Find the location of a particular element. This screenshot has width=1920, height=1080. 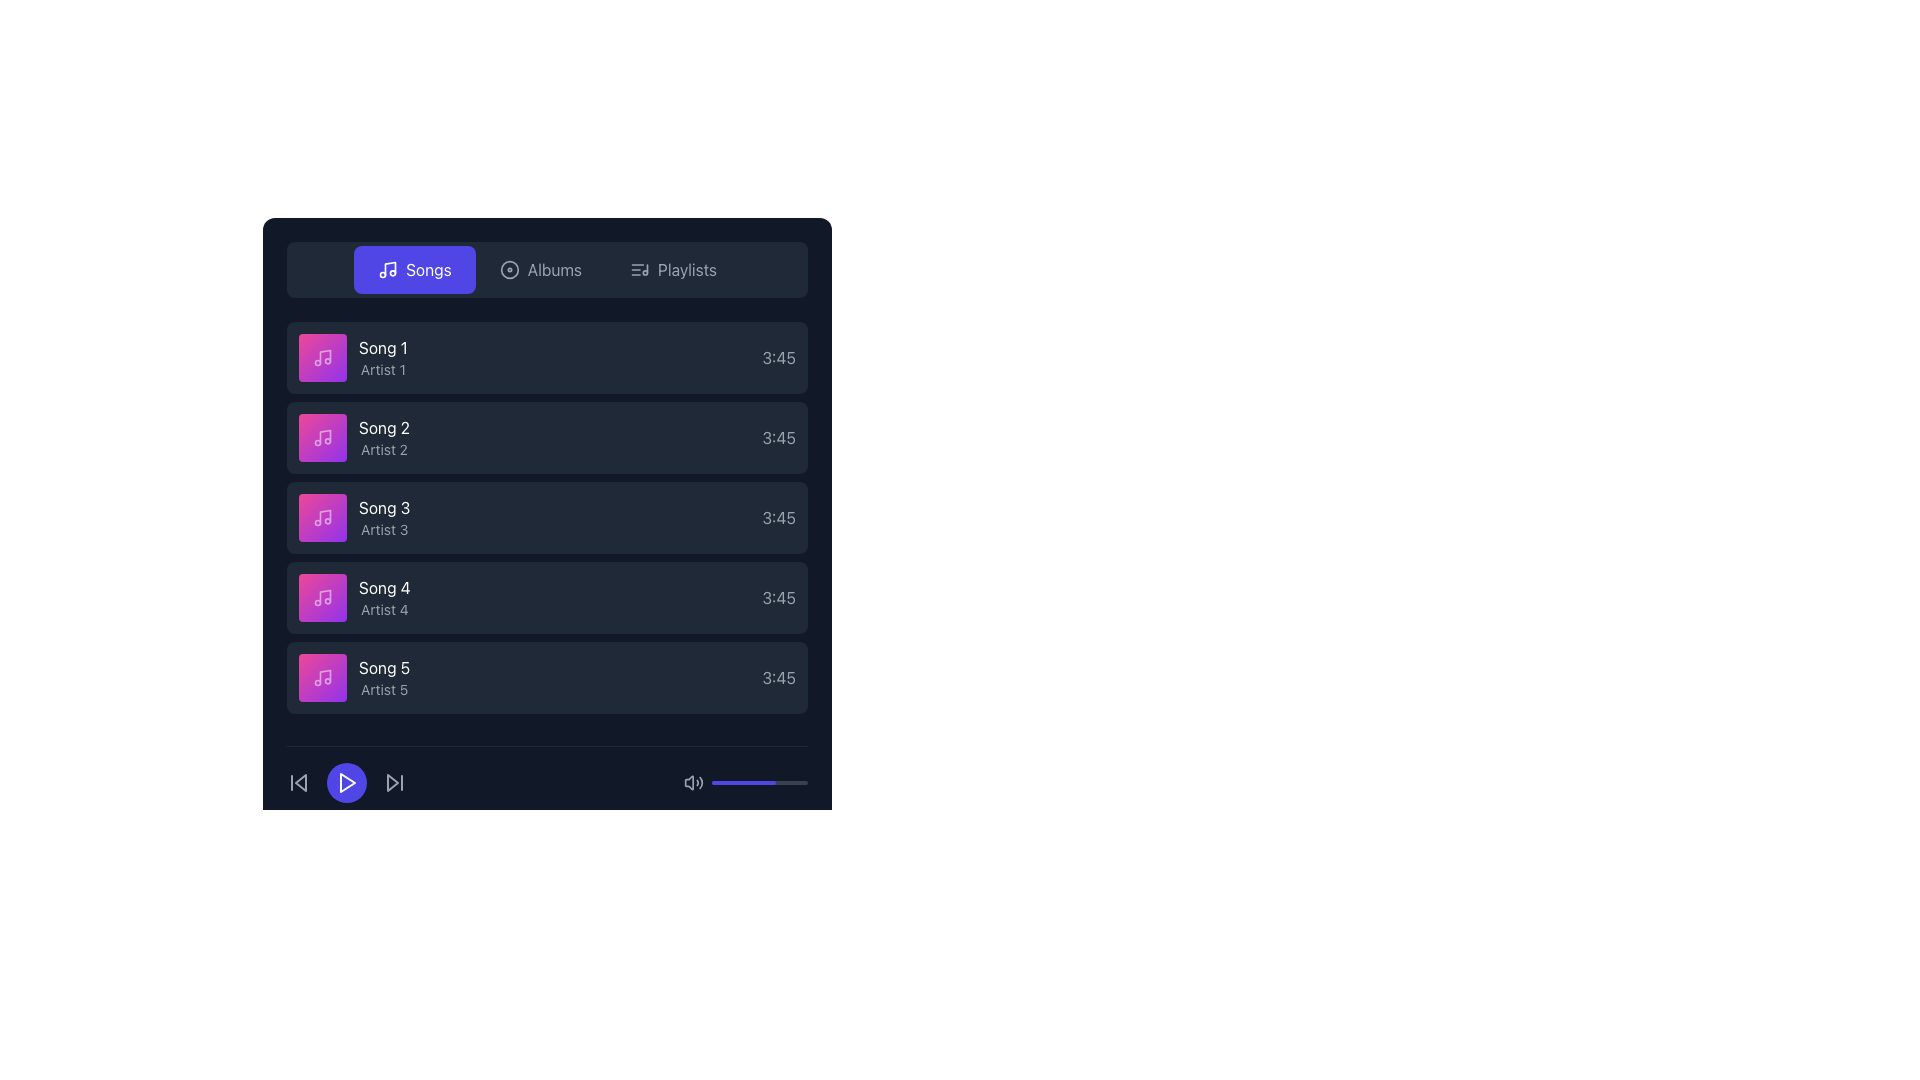

the design of the 'Albums' tab icon located in the horizontal navigation bar between the 'Songs' and 'Playlists' tabs is located at coordinates (509, 270).